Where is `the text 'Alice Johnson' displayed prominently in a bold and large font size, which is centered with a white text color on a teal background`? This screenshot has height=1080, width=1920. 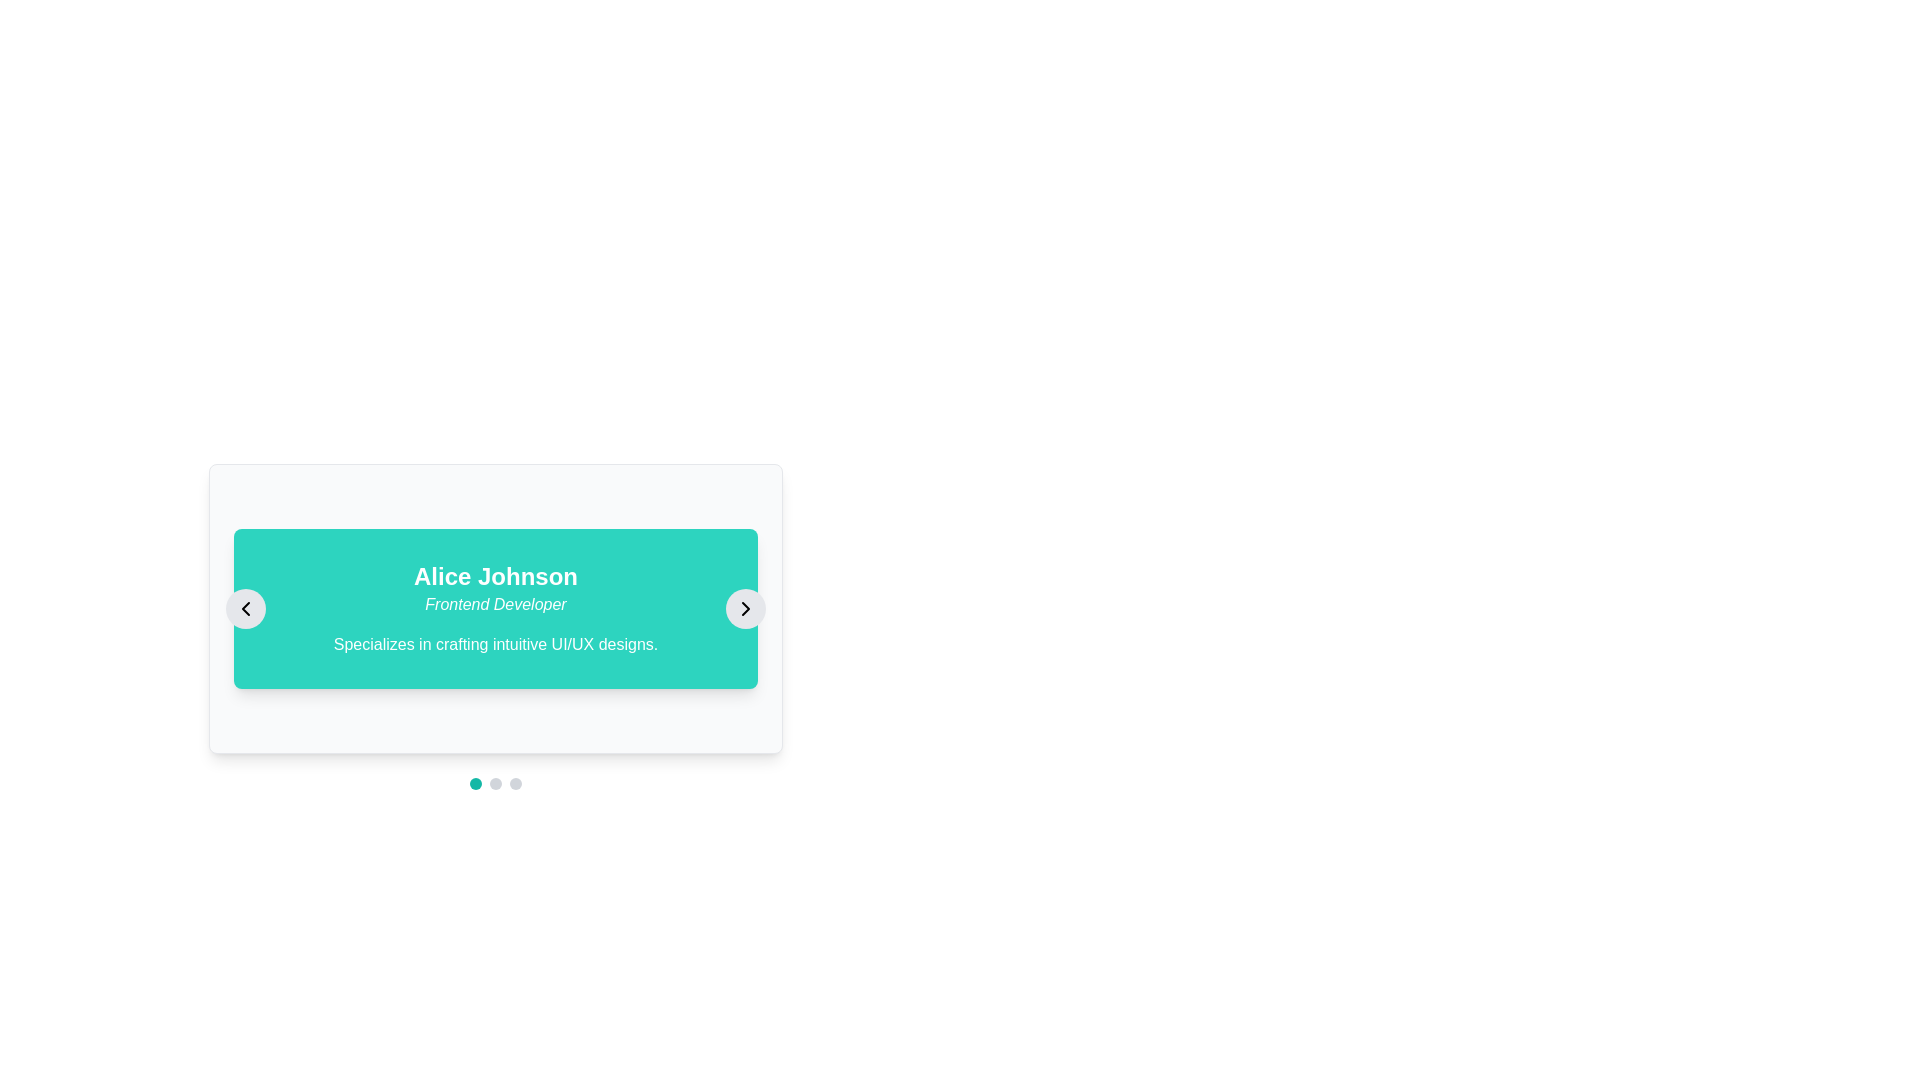 the text 'Alice Johnson' displayed prominently in a bold and large font size, which is centered with a white text color on a teal background is located at coordinates (495, 577).